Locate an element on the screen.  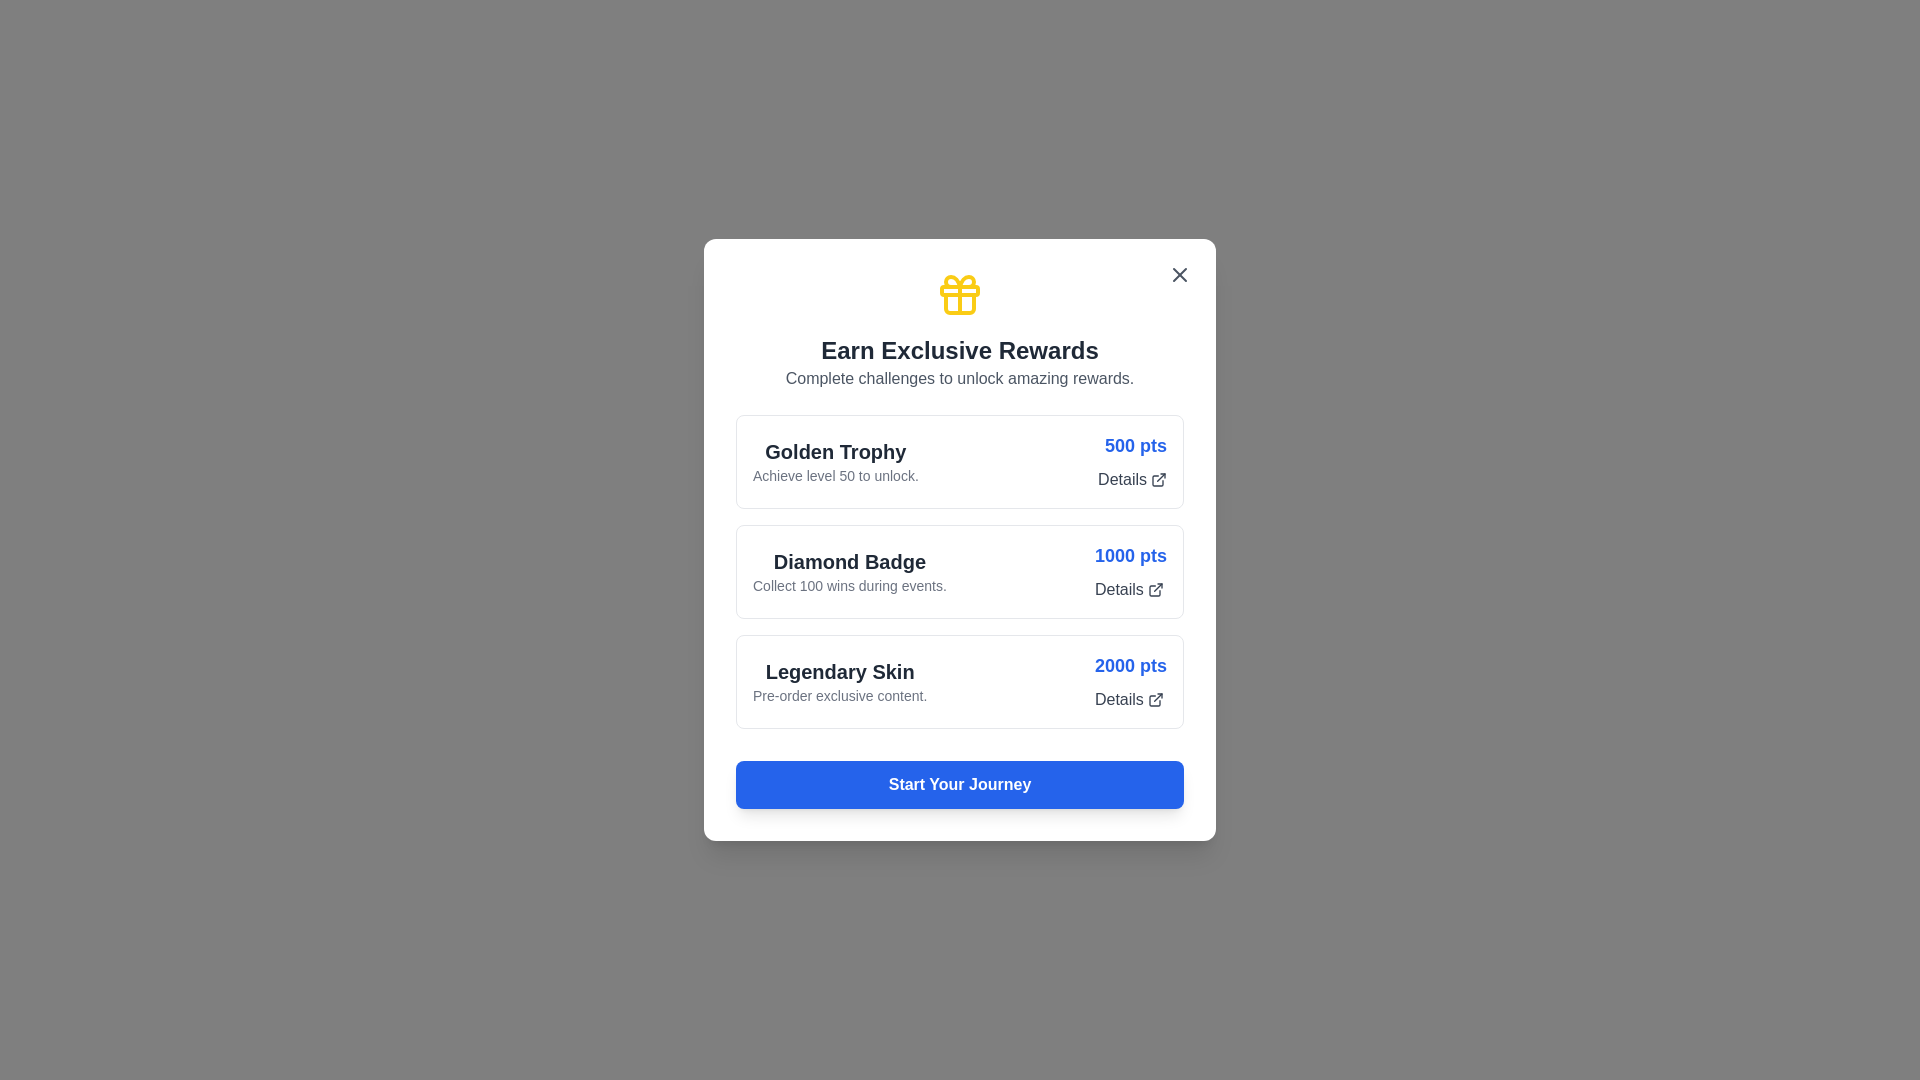
the yellow gift icon with a ribbon bow, located at the top-center of the modal window content, above the 'Earn Exclusive Rewards' text is located at coordinates (960, 294).